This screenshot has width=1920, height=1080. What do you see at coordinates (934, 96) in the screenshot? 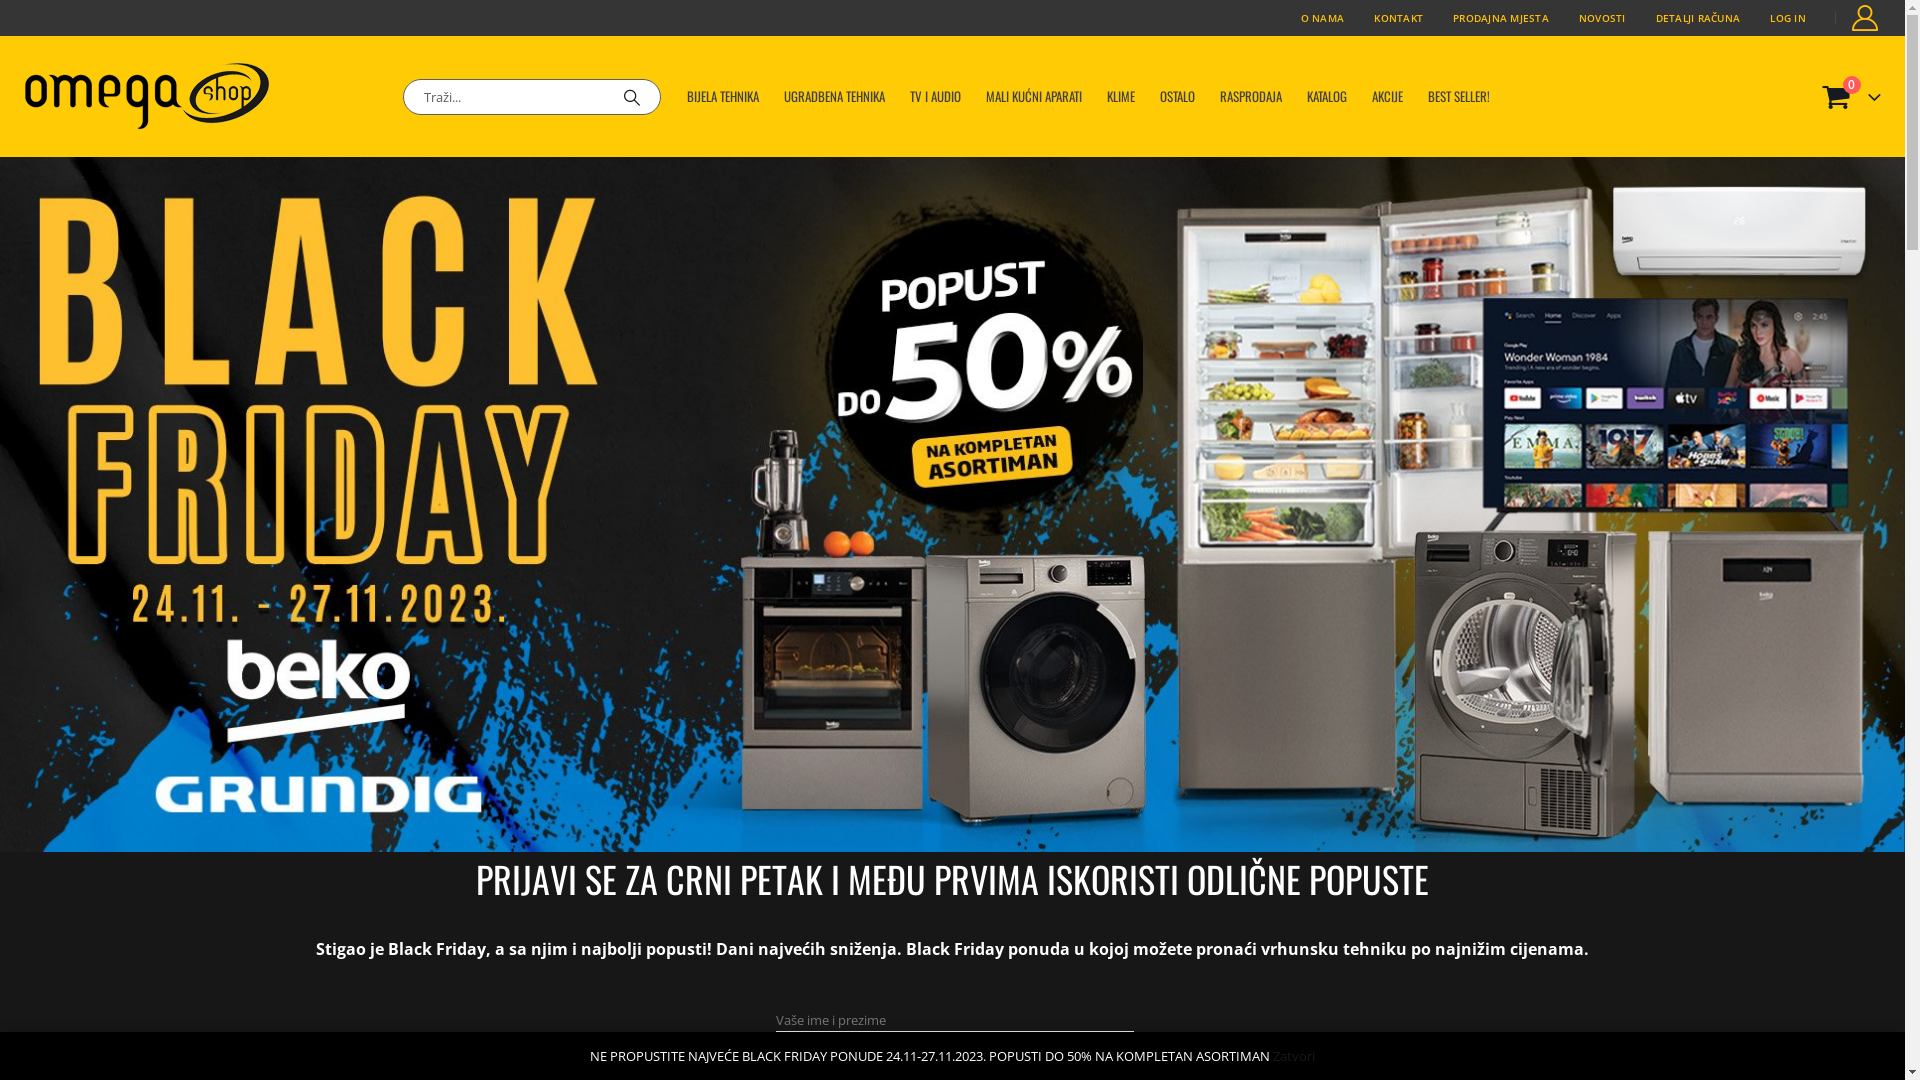
I see `'TV I AUDIO'` at bounding box center [934, 96].